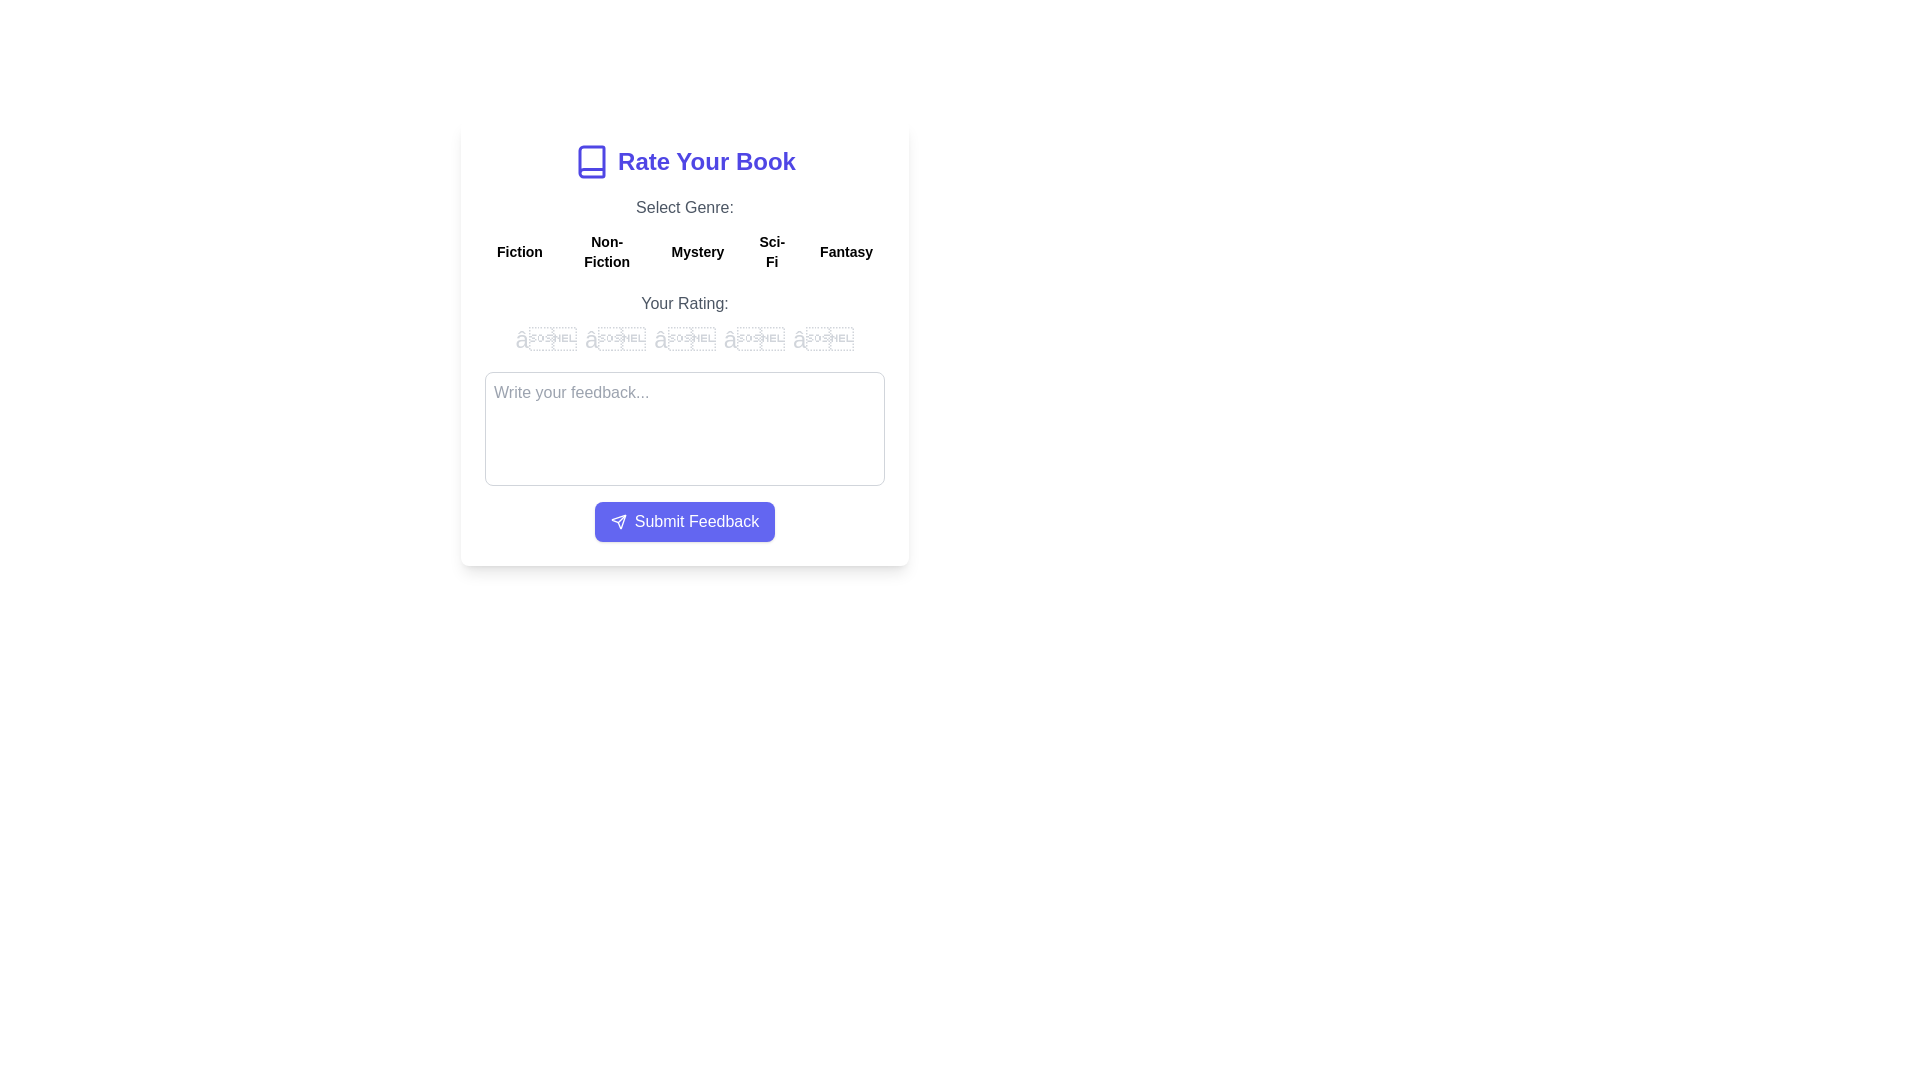 The width and height of the screenshot is (1920, 1080). I want to click on the 'Non-Fiction' button, which is the second button in a group of five, so click(606, 250).